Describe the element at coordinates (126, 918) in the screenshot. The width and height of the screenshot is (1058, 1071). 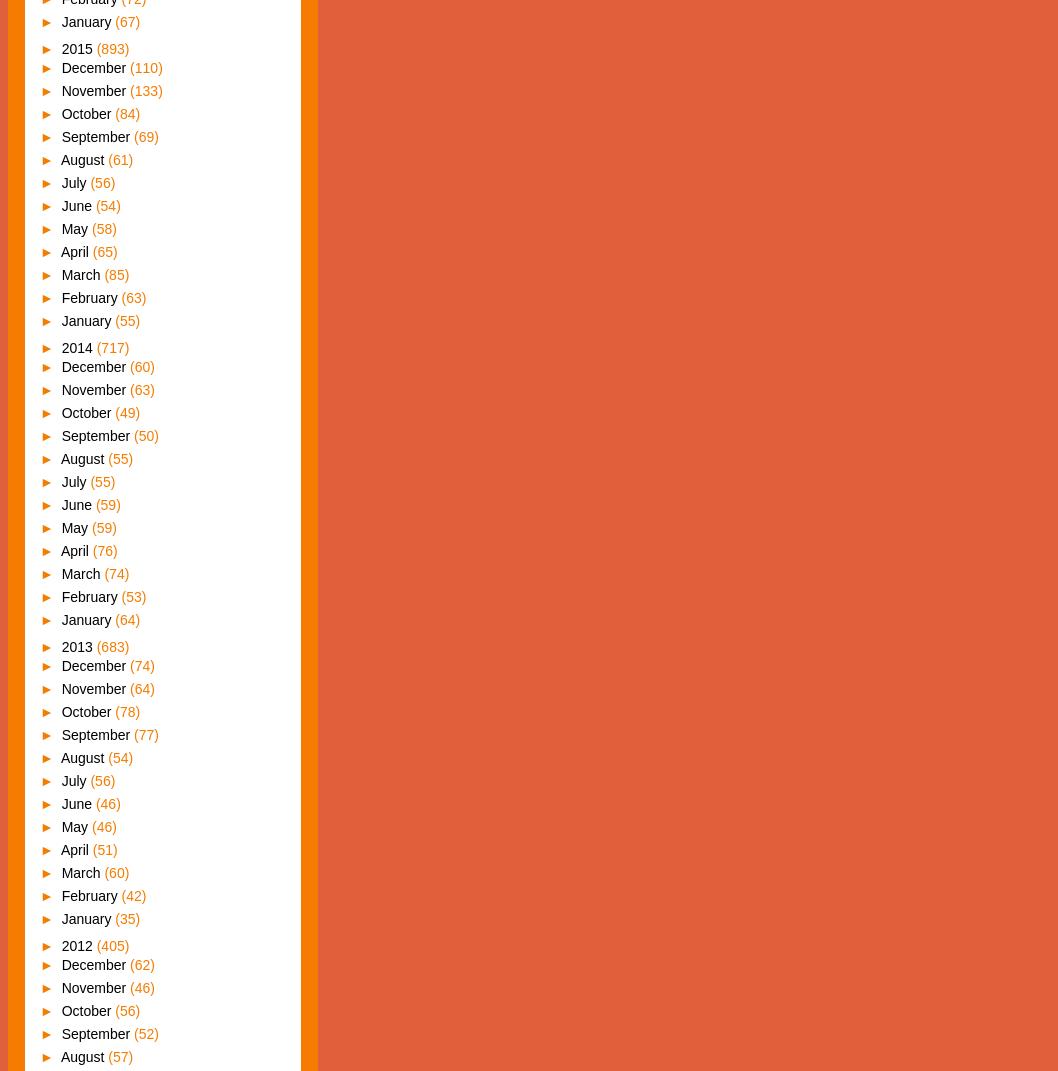
I see `'(35)'` at that location.